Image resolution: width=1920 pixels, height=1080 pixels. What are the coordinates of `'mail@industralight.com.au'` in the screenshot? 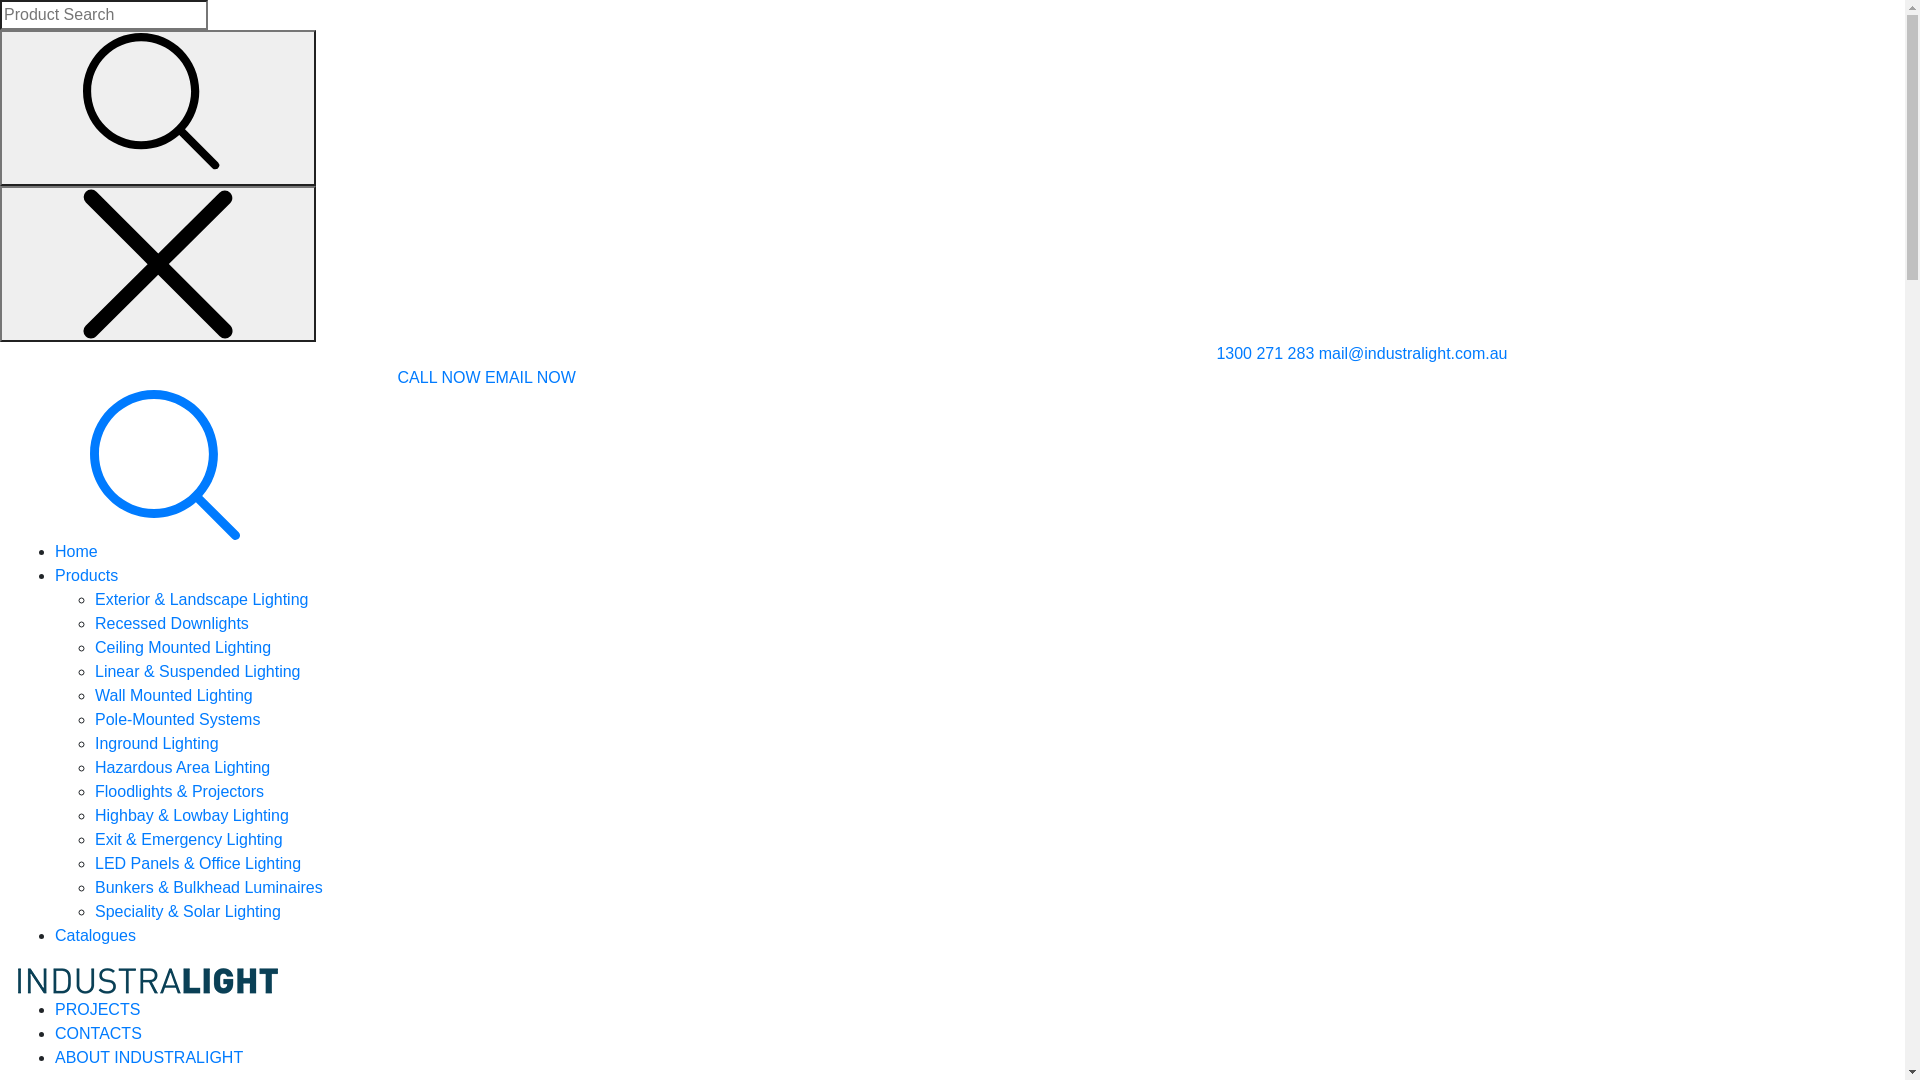 It's located at (1319, 352).